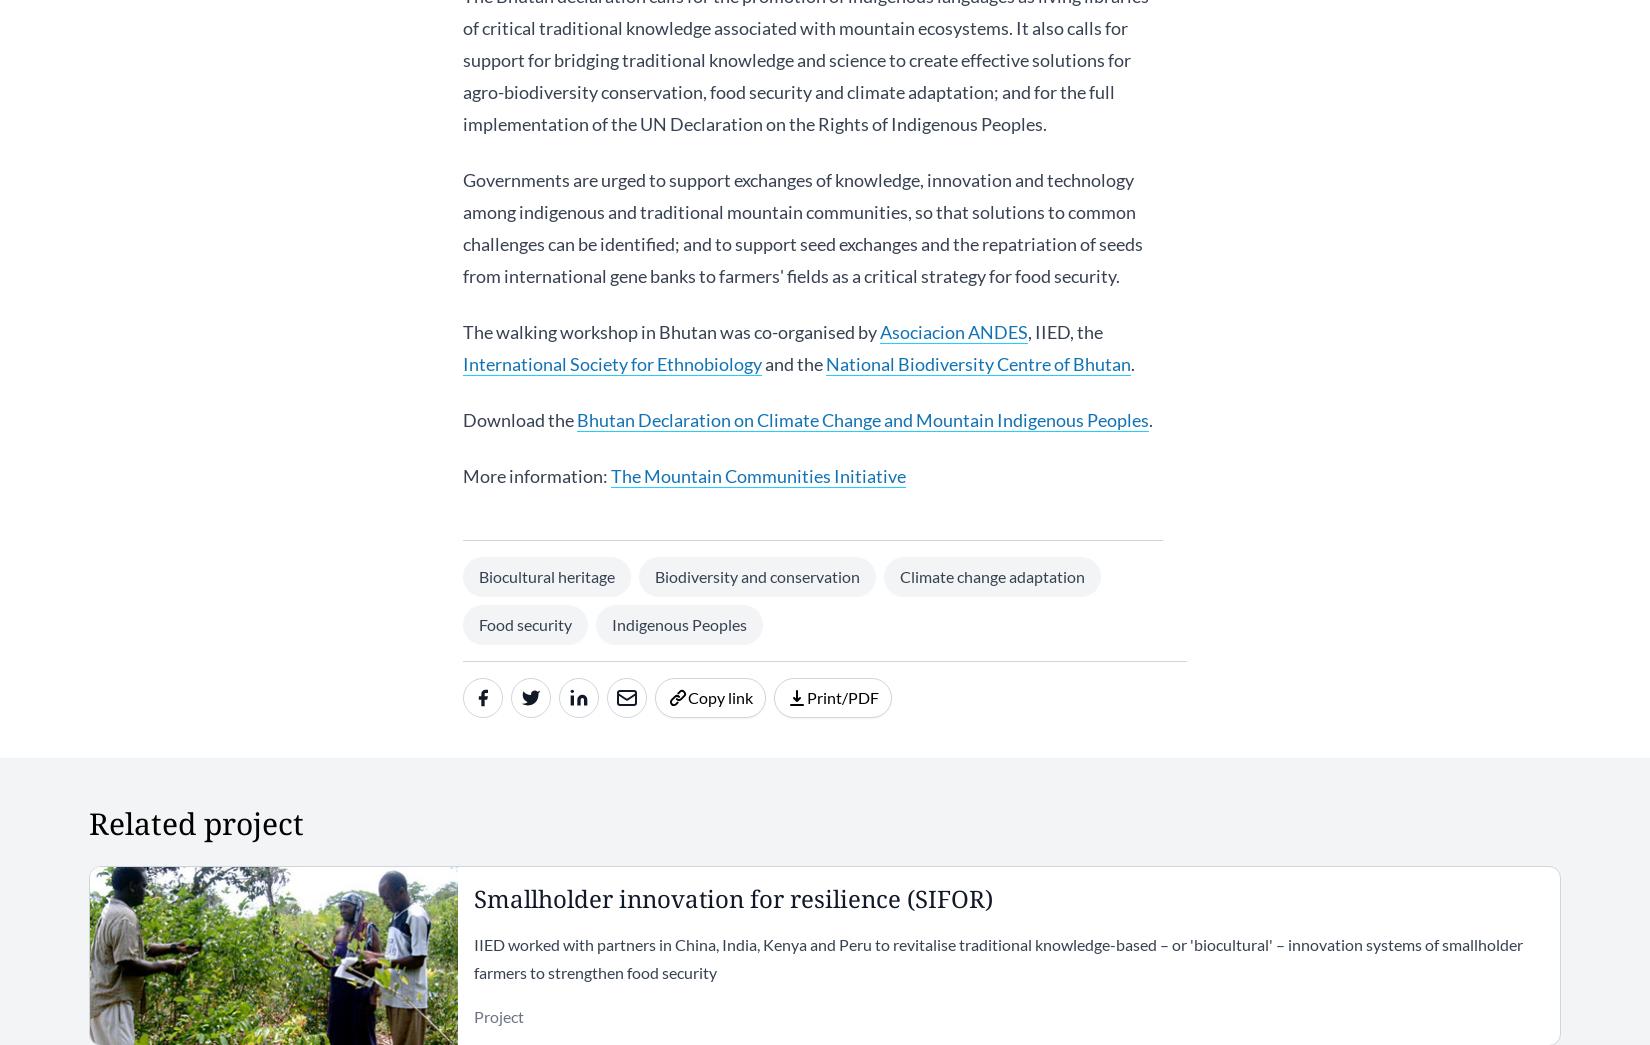  What do you see at coordinates (461, 228) in the screenshot?
I see `'Governments are urged to support exchanges of knowledge, innovation and technology among indigenous and traditional mountain communities, so that solutions to common challenges can be identified; and to support seed exchanges and the repatriation of seeds from international gene banks to farmers' fields as a critical strategy for food security.'` at bounding box center [461, 228].